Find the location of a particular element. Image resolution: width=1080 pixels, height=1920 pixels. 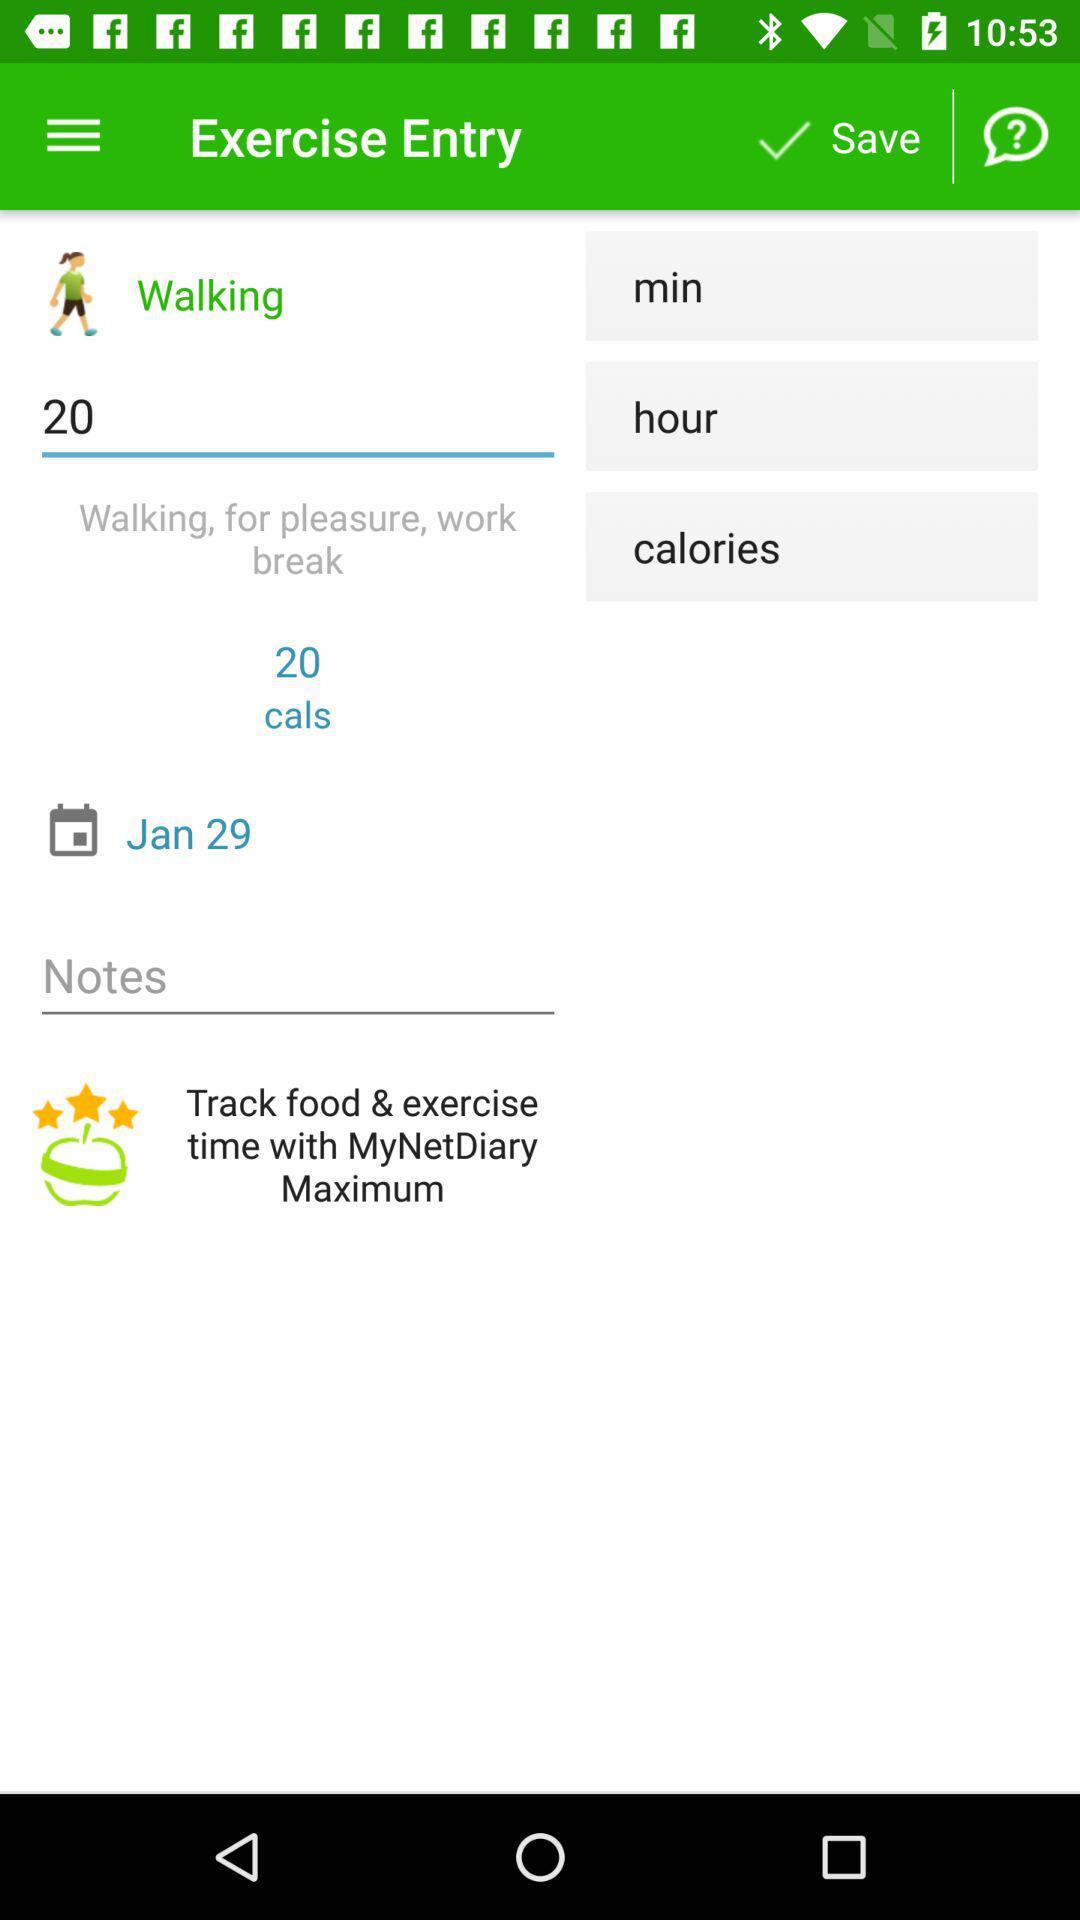

calories item is located at coordinates (682, 546).